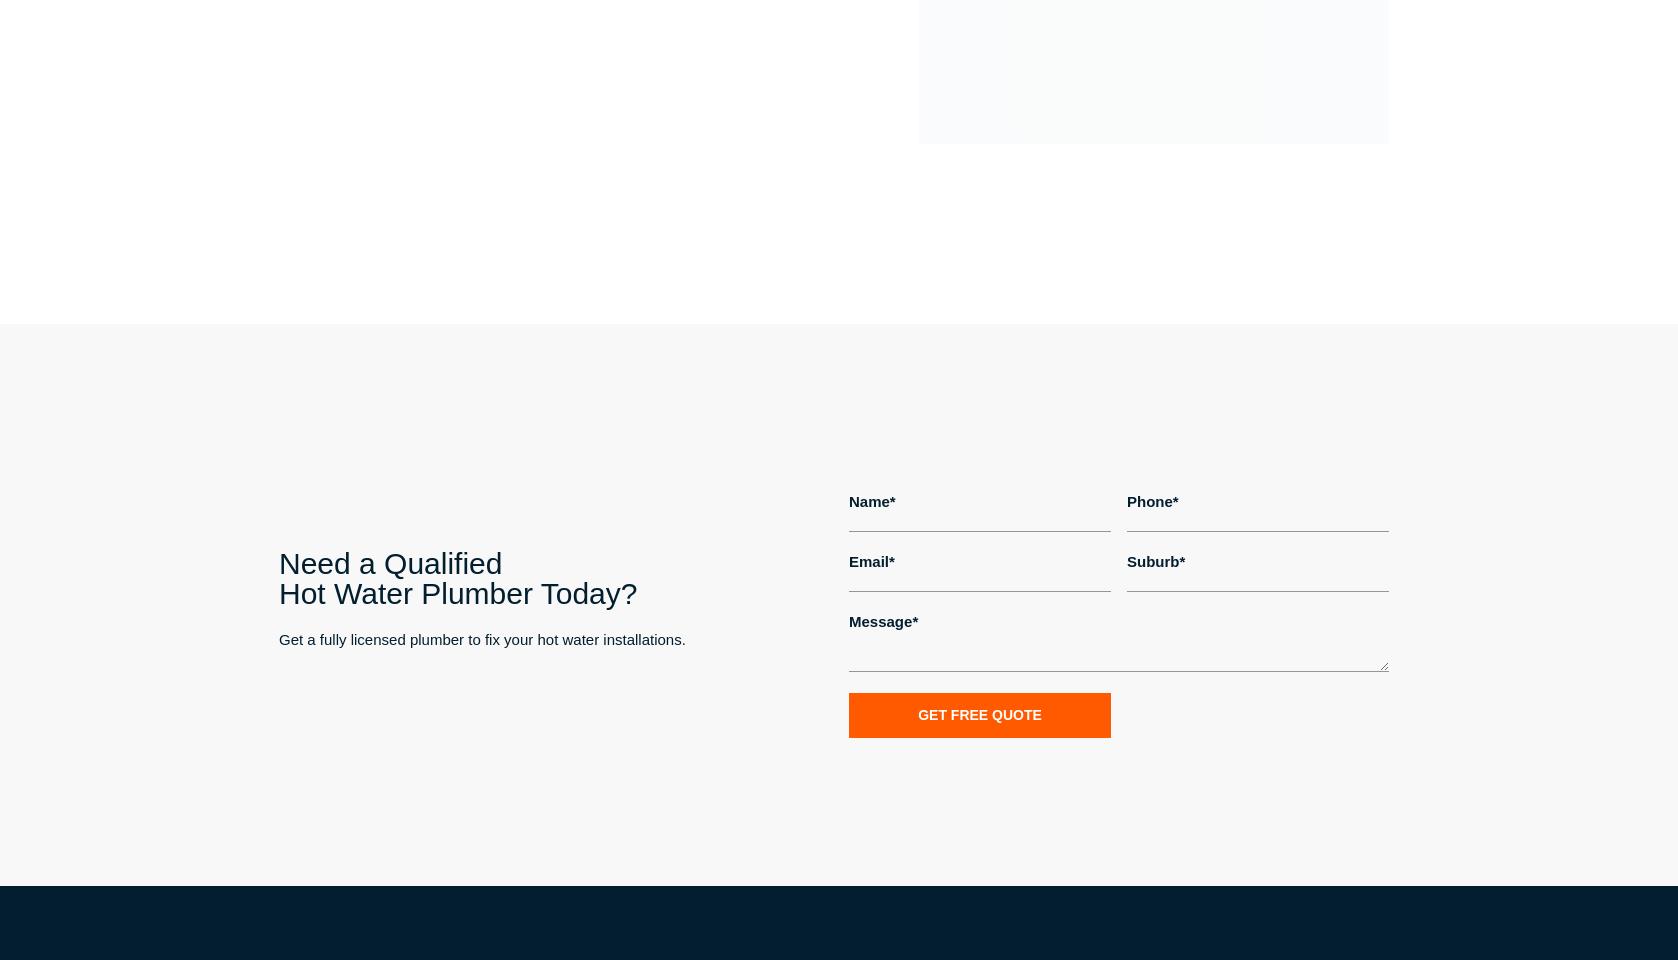 The image size is (1678, 960). I want to click on 'Get a fully licensed plumber to fix your hot water installations.', so click(480, 638).